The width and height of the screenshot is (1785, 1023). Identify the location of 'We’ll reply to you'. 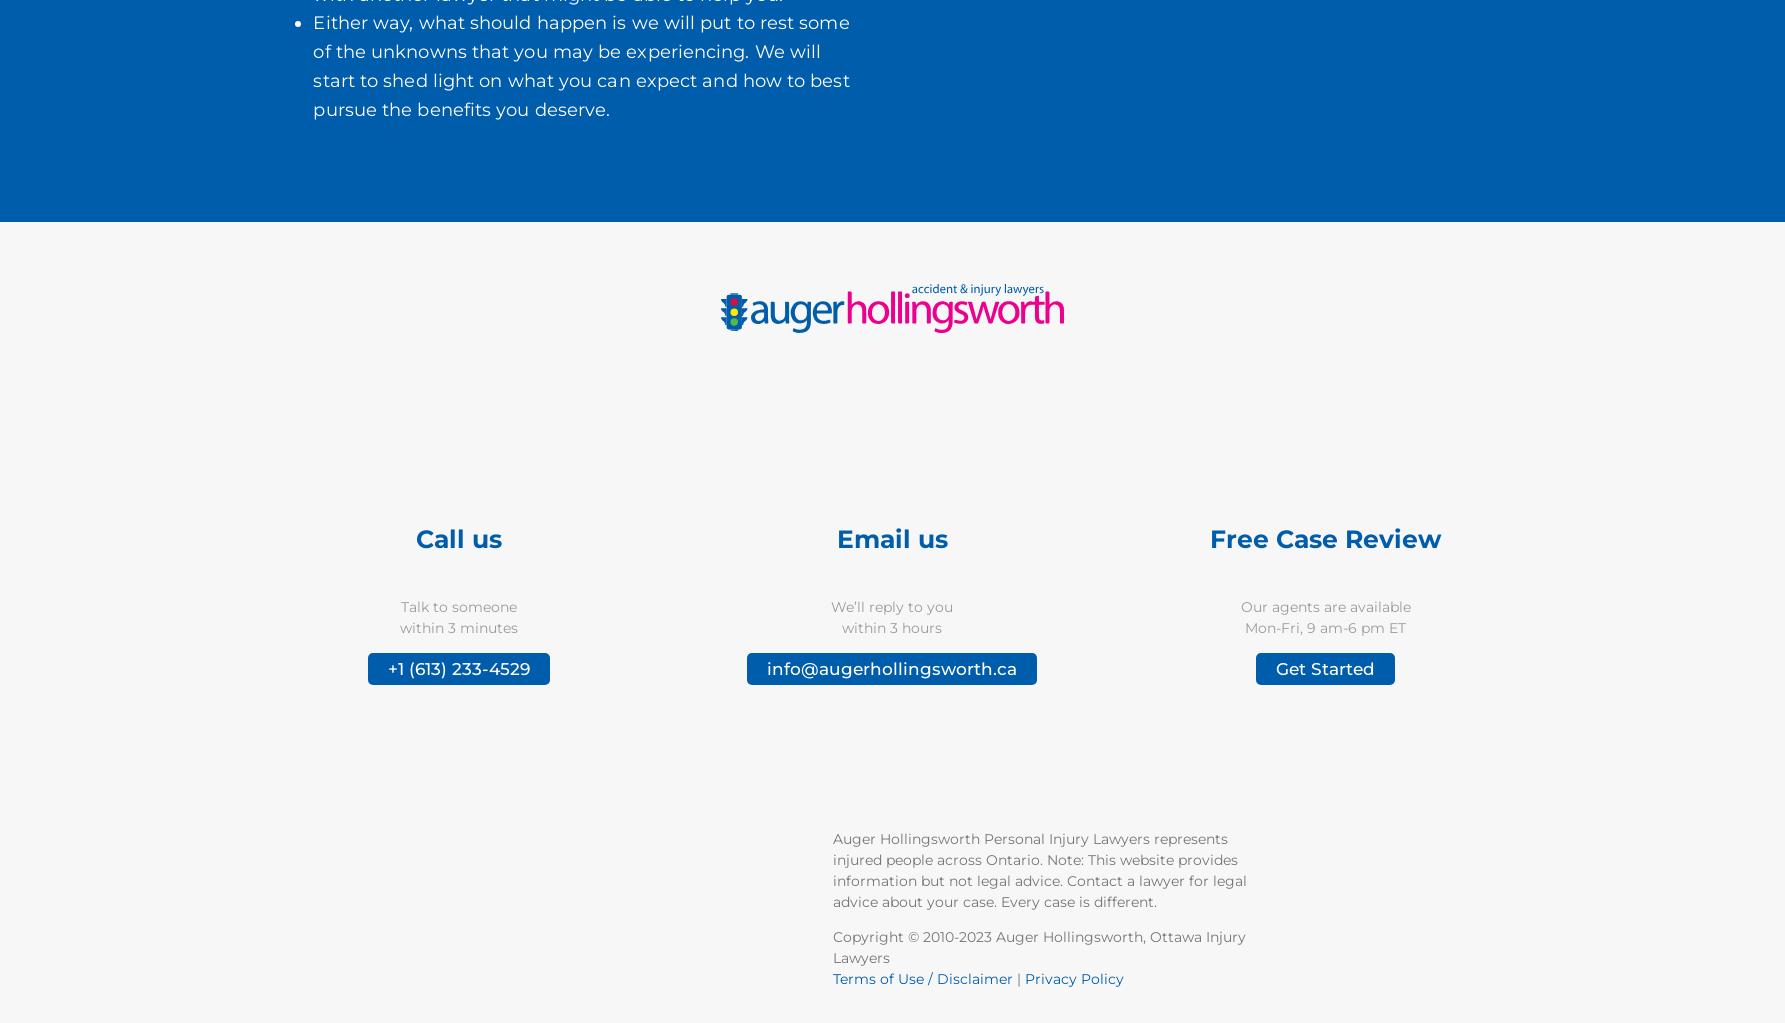
(830, 606).